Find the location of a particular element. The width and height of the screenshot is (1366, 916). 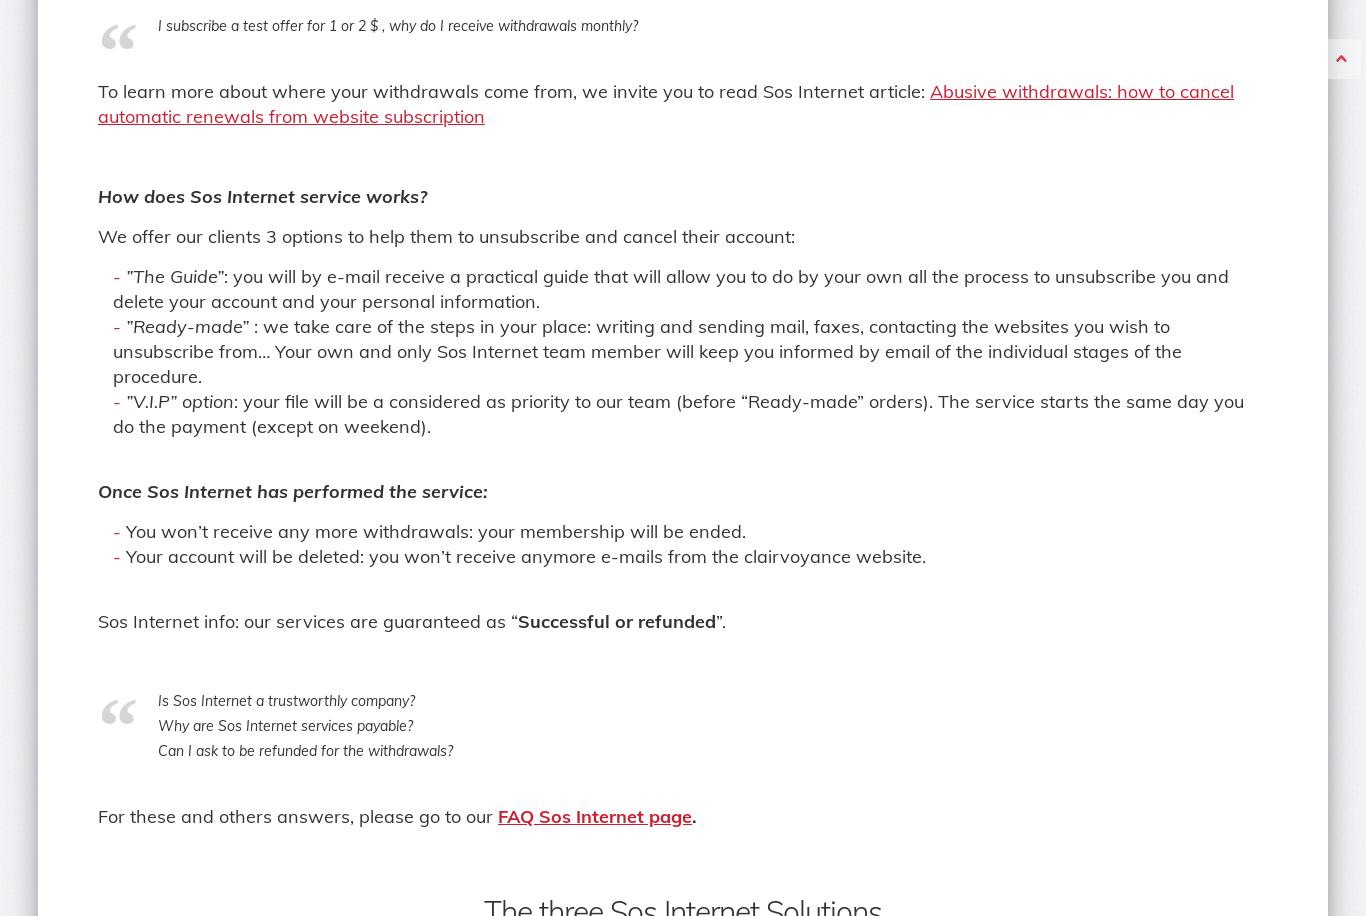

'We offer our clients 3 options to help them to unsubscribe and cancel their account:' is located at coordinates (445, 236).